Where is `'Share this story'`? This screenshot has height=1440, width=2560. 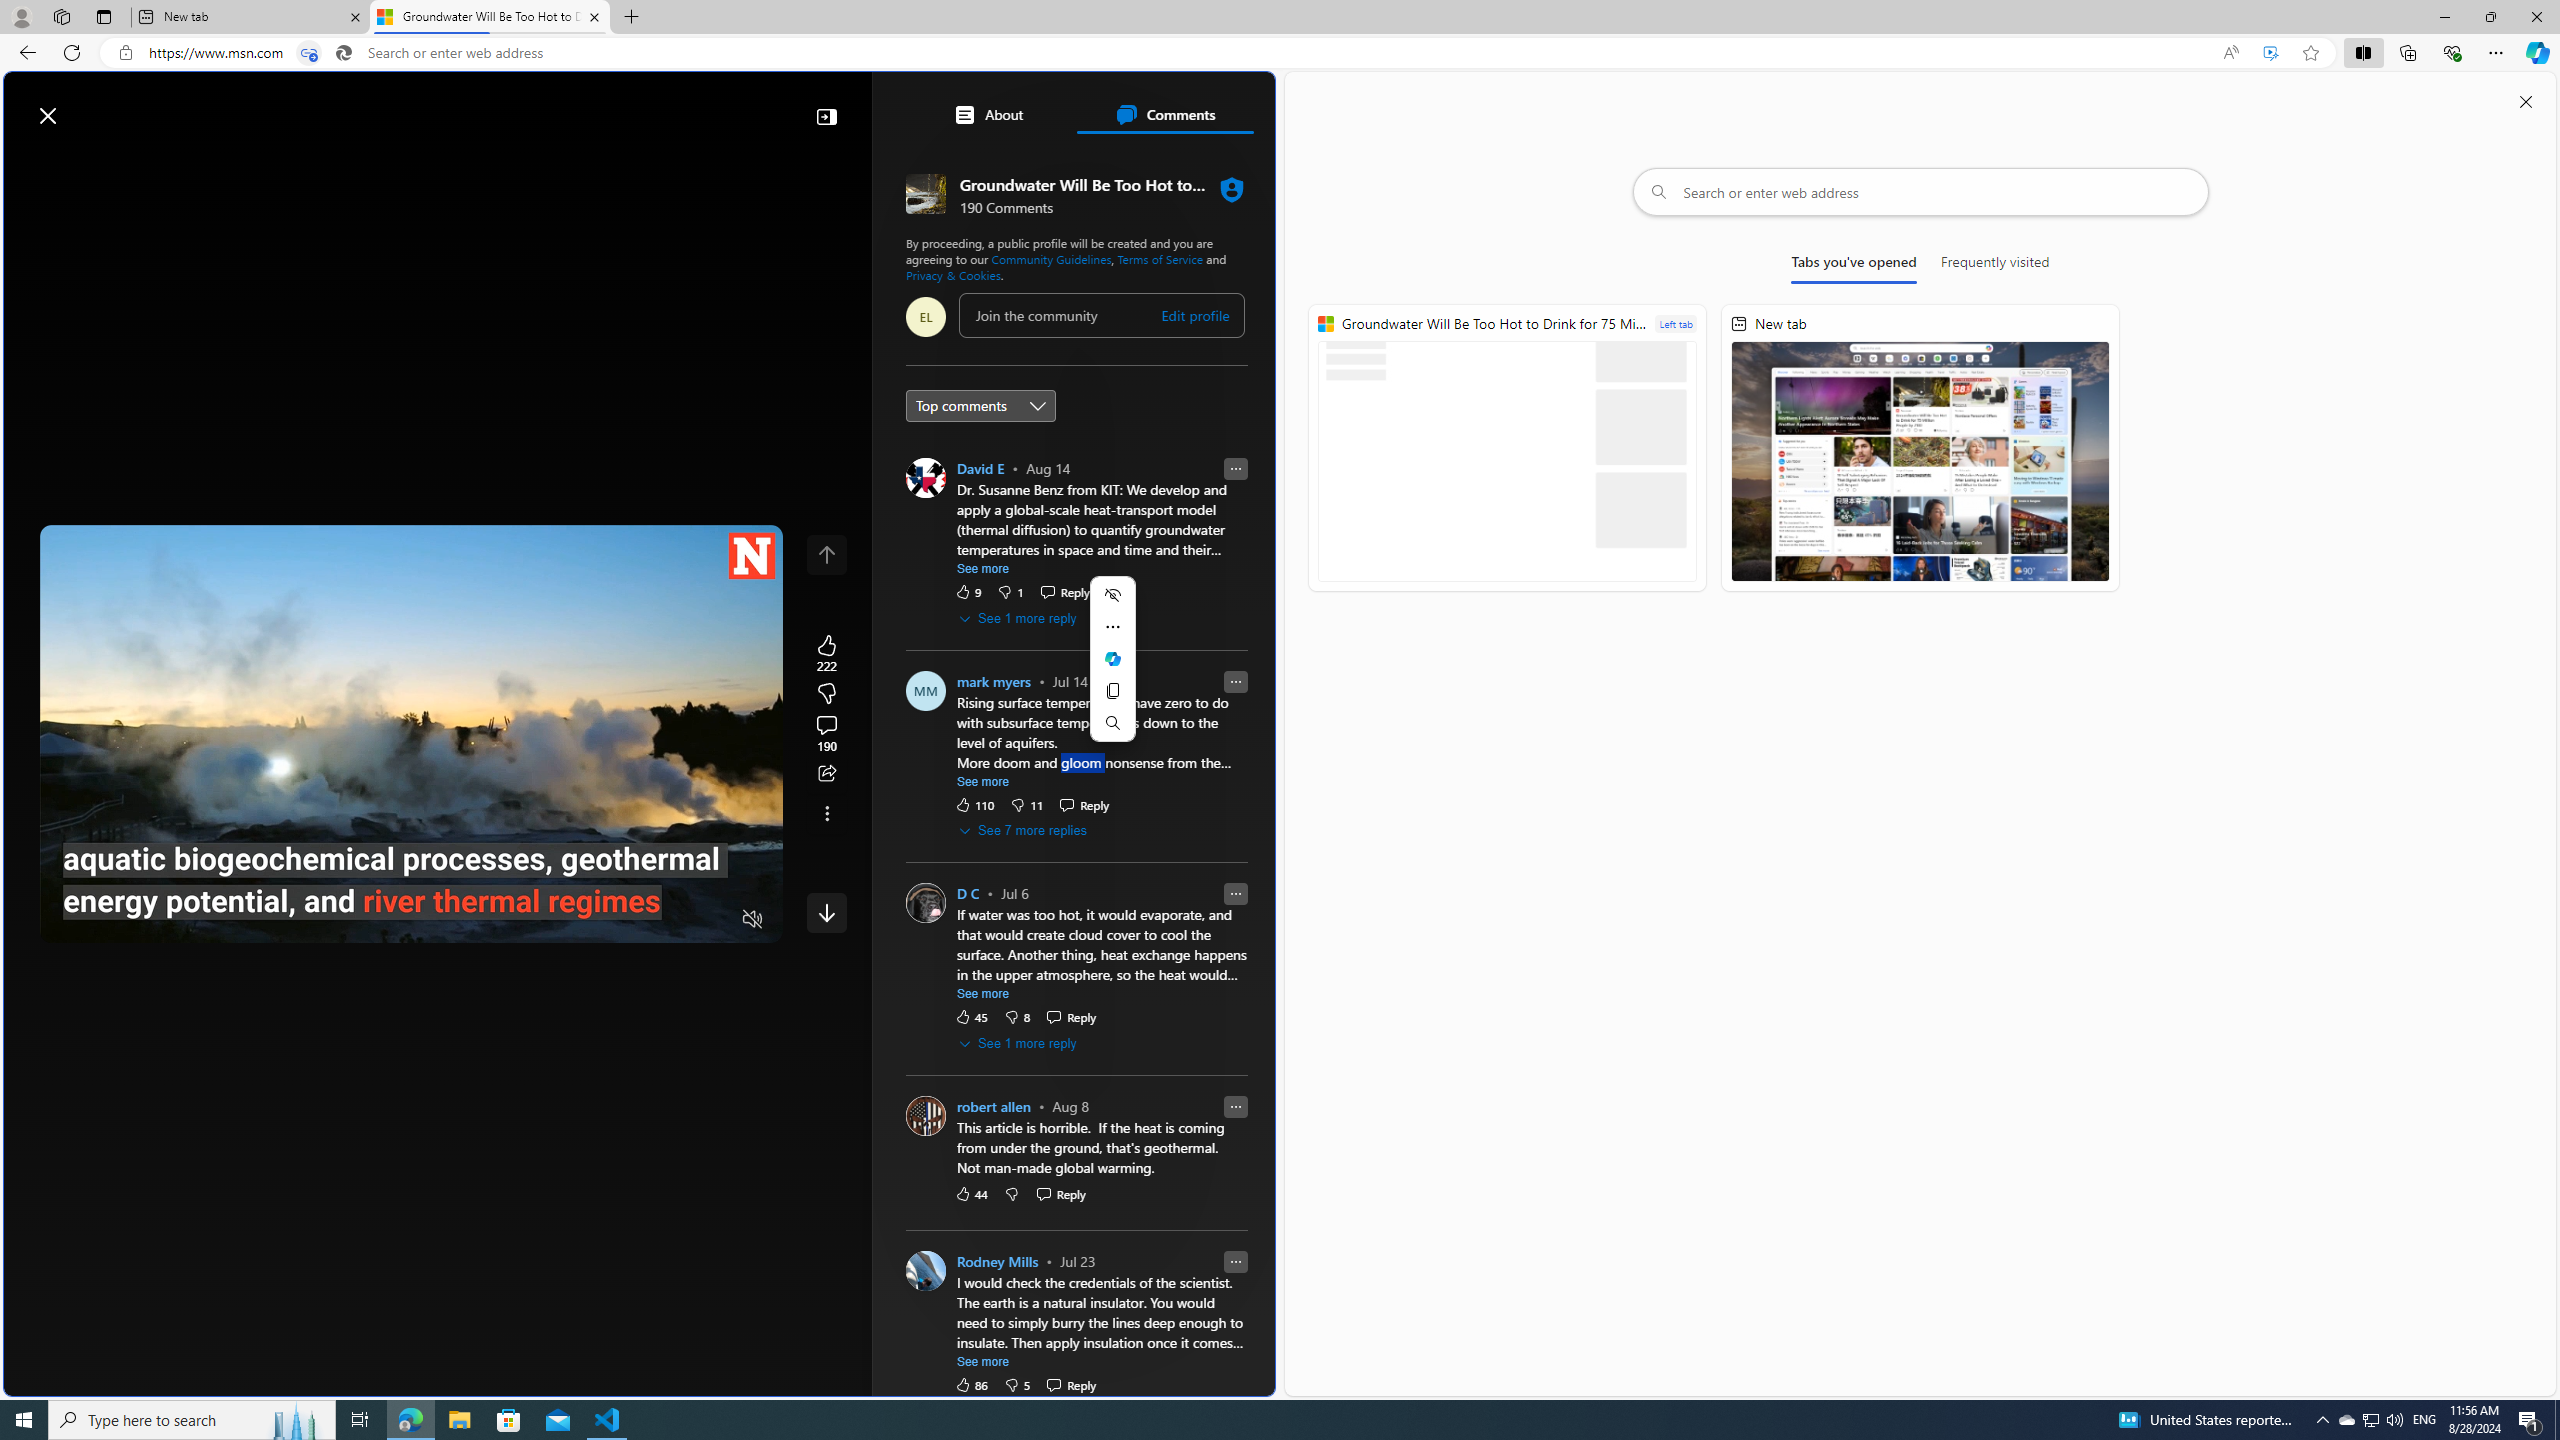 'Share this story' is located at coordinates (826, 773).